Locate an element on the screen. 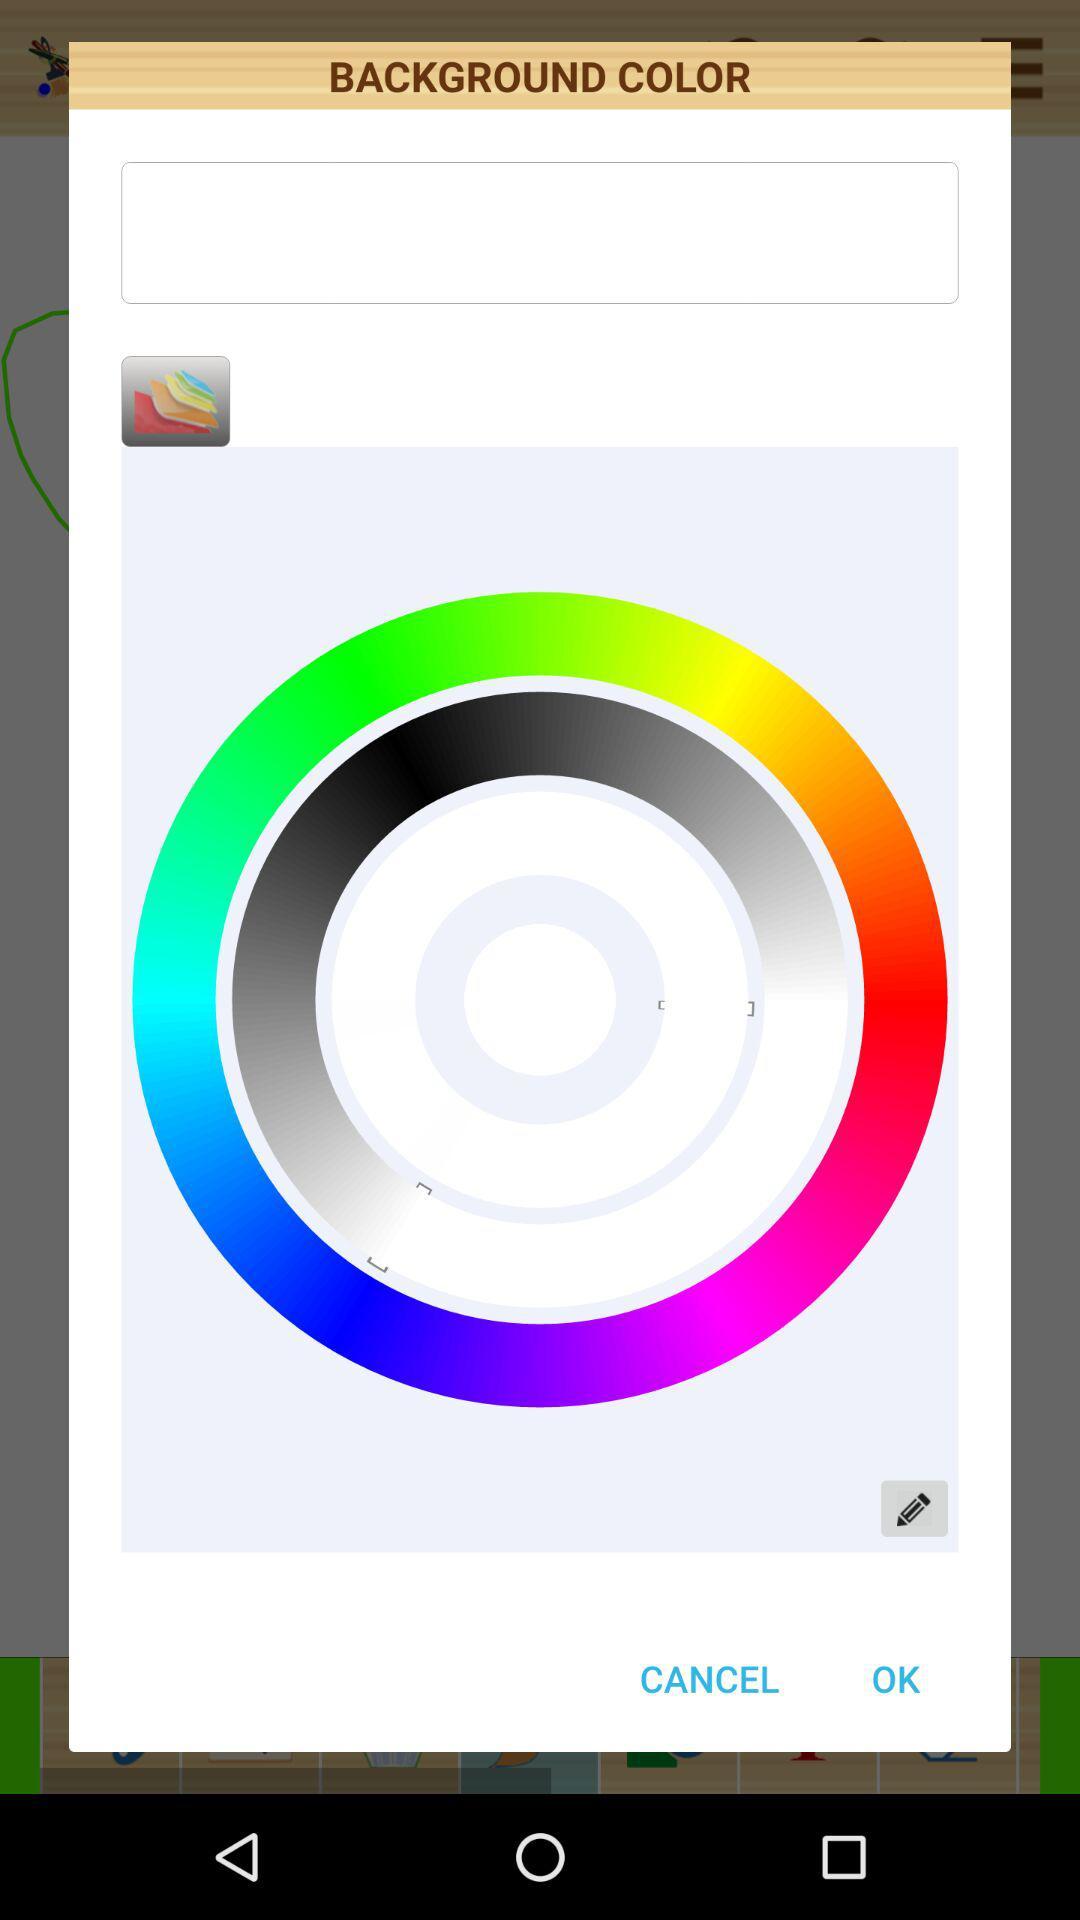  button to the right of the cancel item is located at coordinates (894, 1678).